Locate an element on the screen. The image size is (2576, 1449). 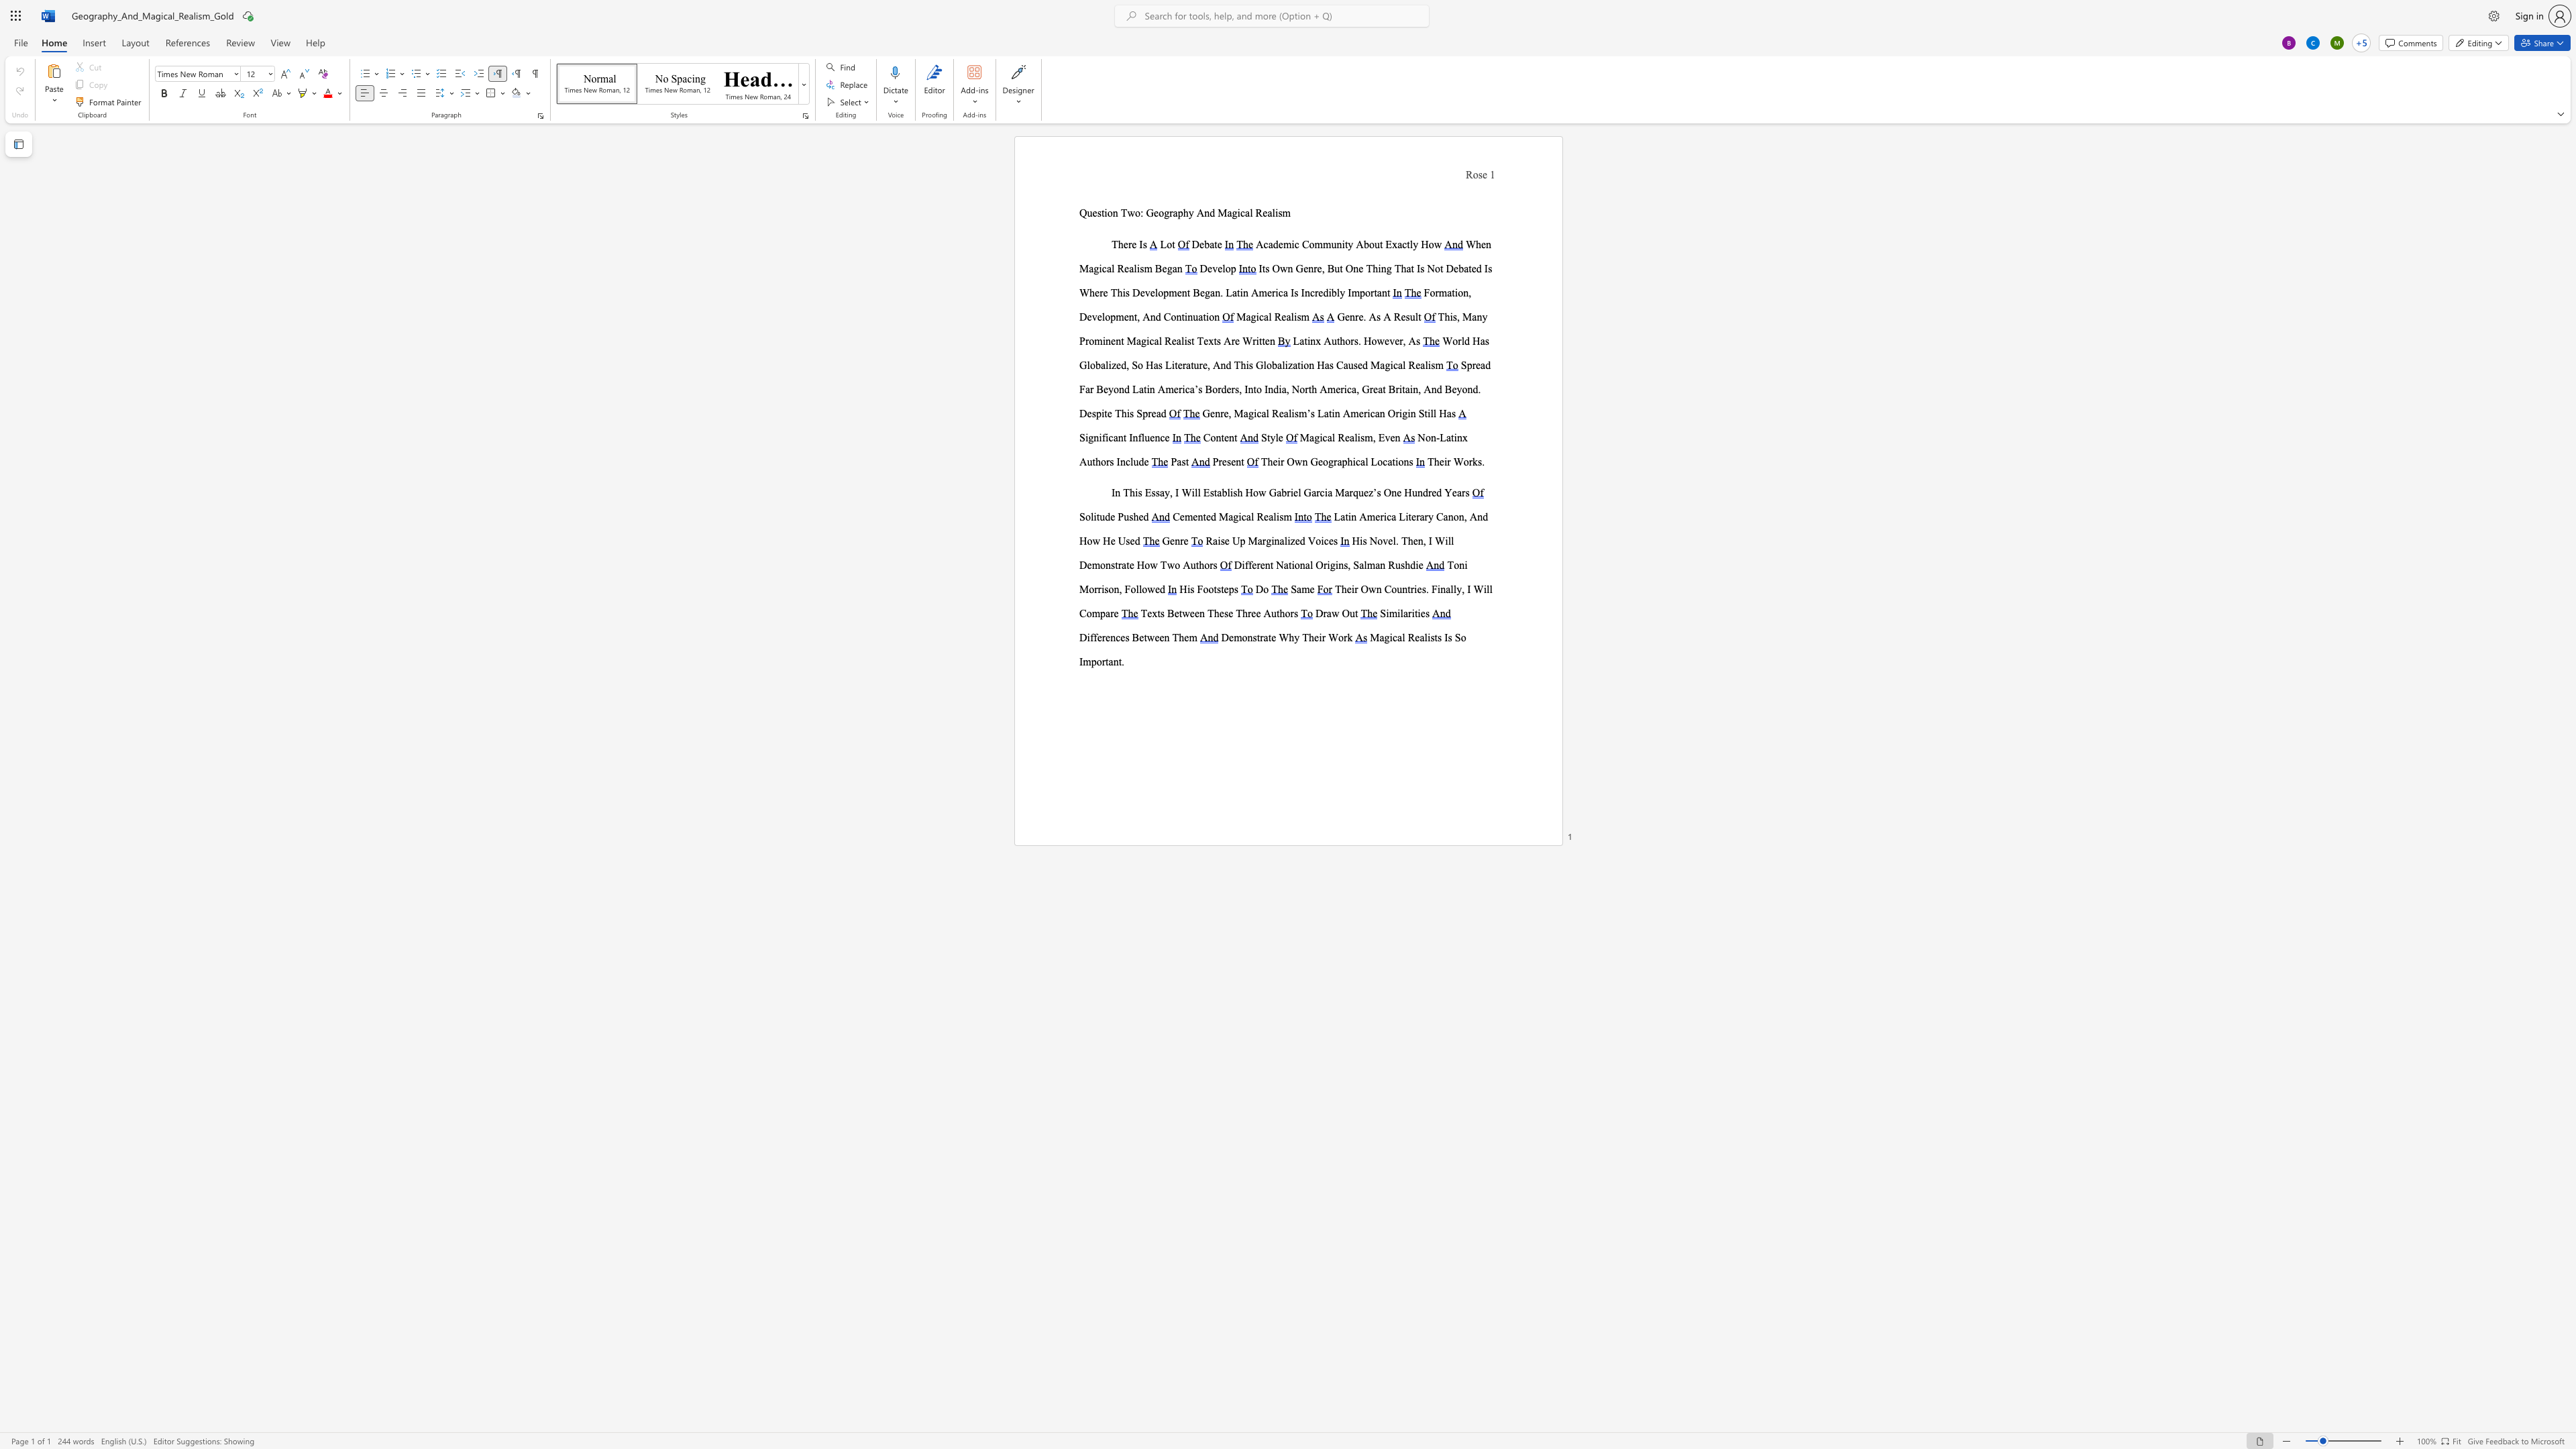
the 1th character "i" in the text is located at coordinates (1446, 460).